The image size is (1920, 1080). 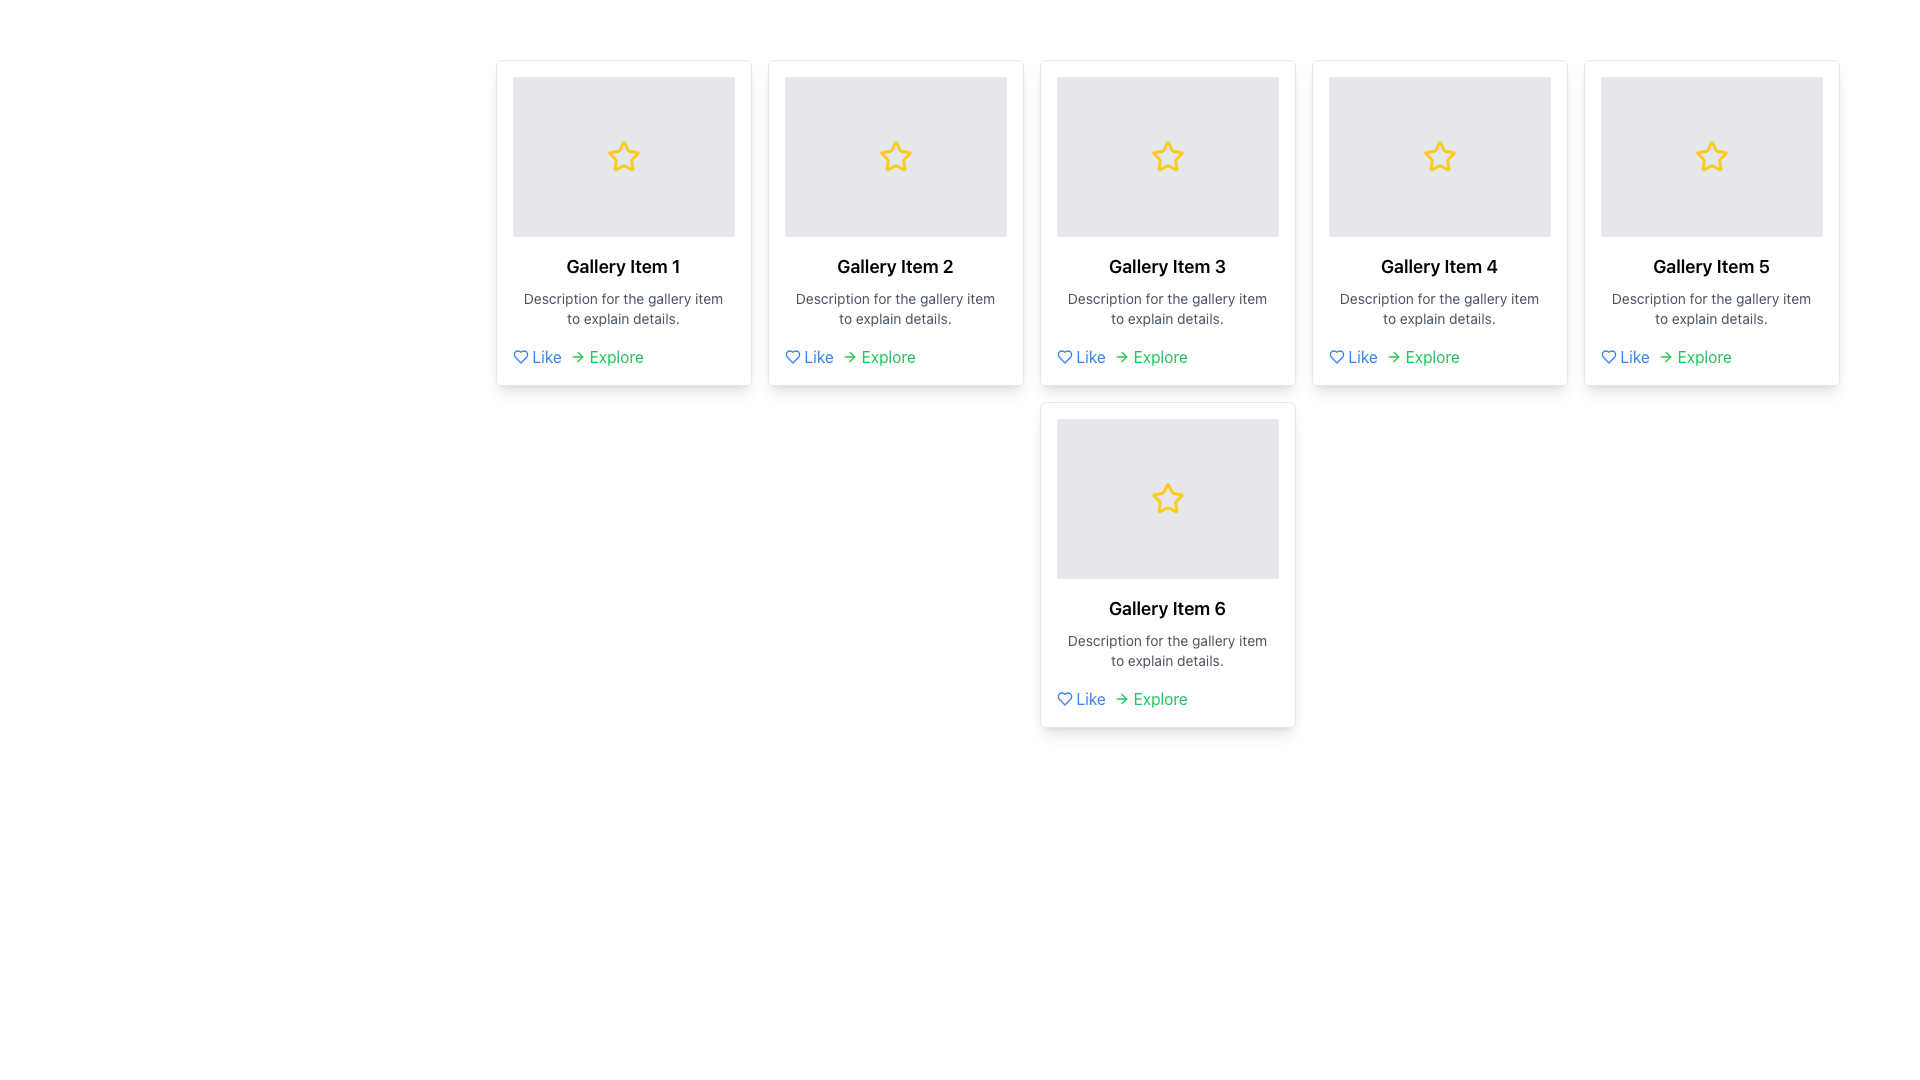 I want to click on the decorative placeholder in the 'Gallery Item 2' card, which is a gray rectangular area with rounded corners and a centered yellow star icon, so click(x=894, y=156).